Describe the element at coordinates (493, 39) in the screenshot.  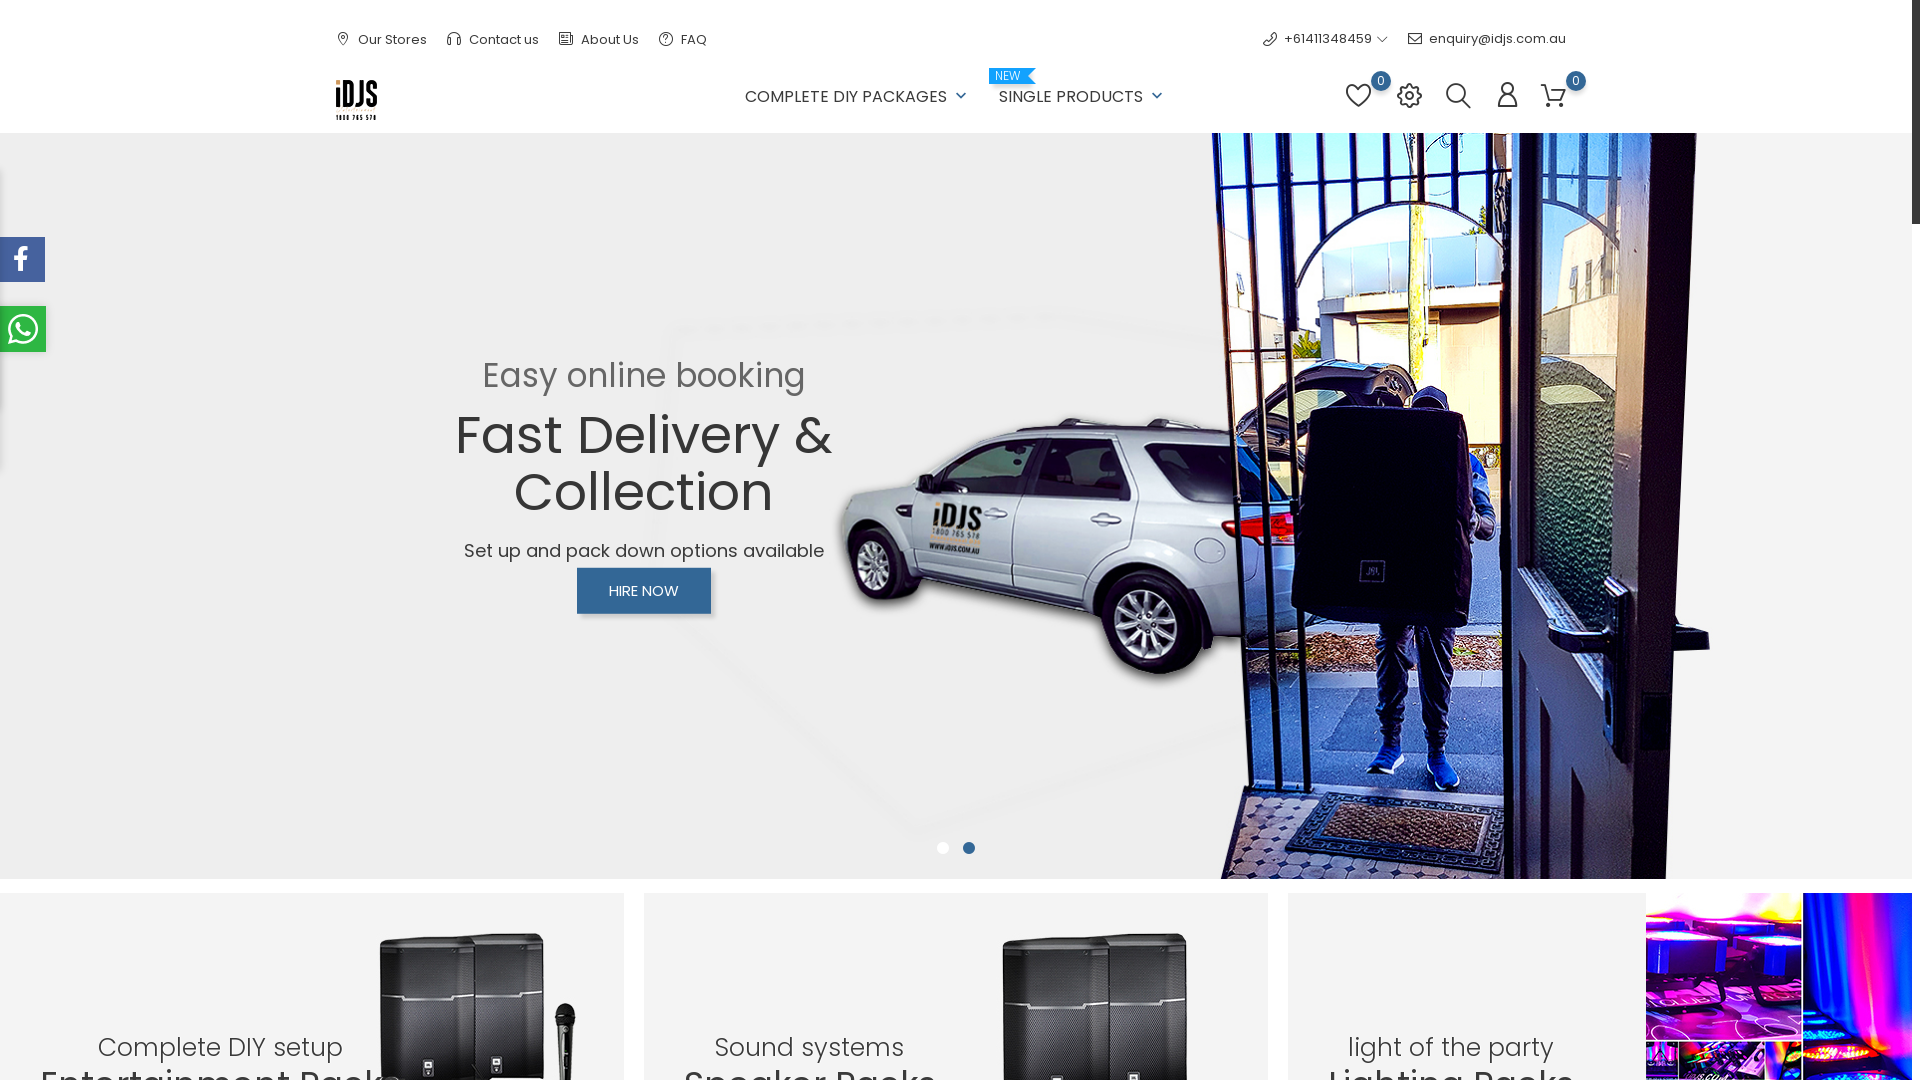
I see `'Contact us'` at that location.